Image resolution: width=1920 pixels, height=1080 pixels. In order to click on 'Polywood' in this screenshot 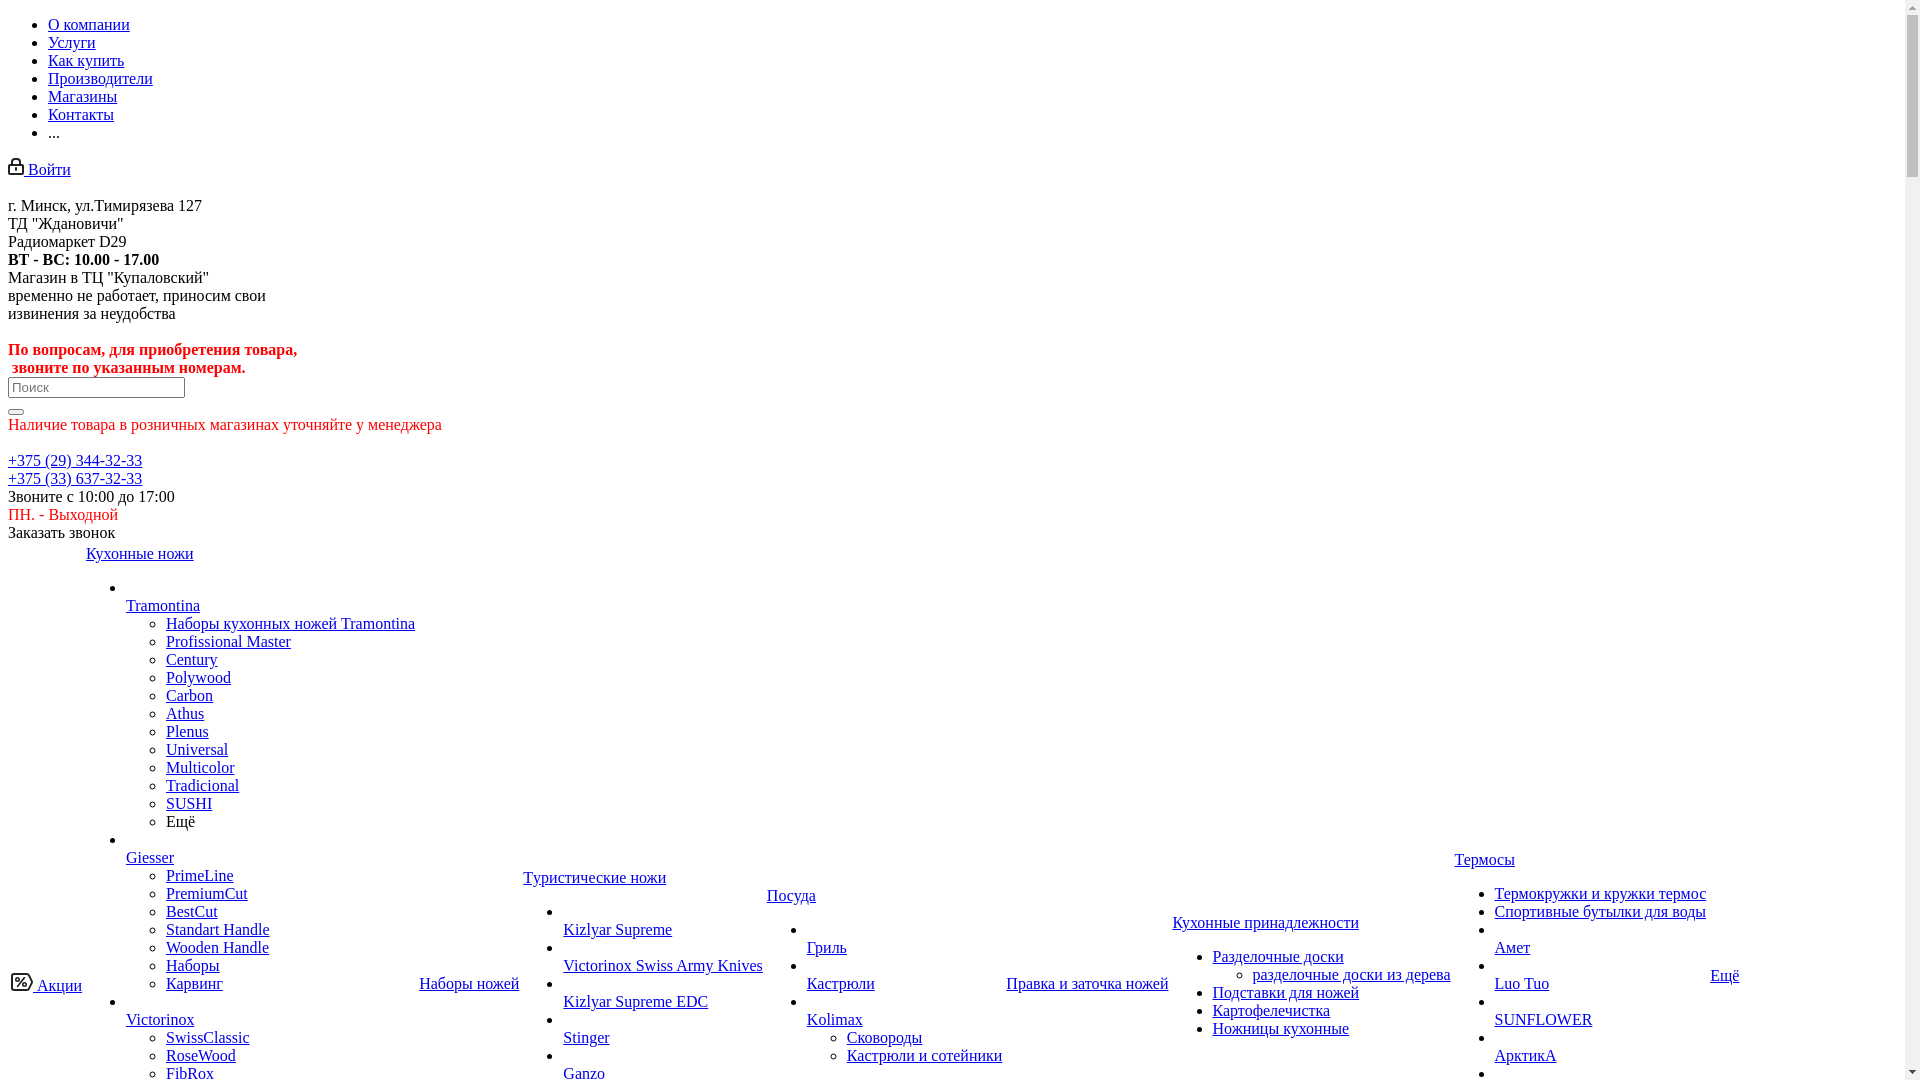, I will do `click(166, 676)`.